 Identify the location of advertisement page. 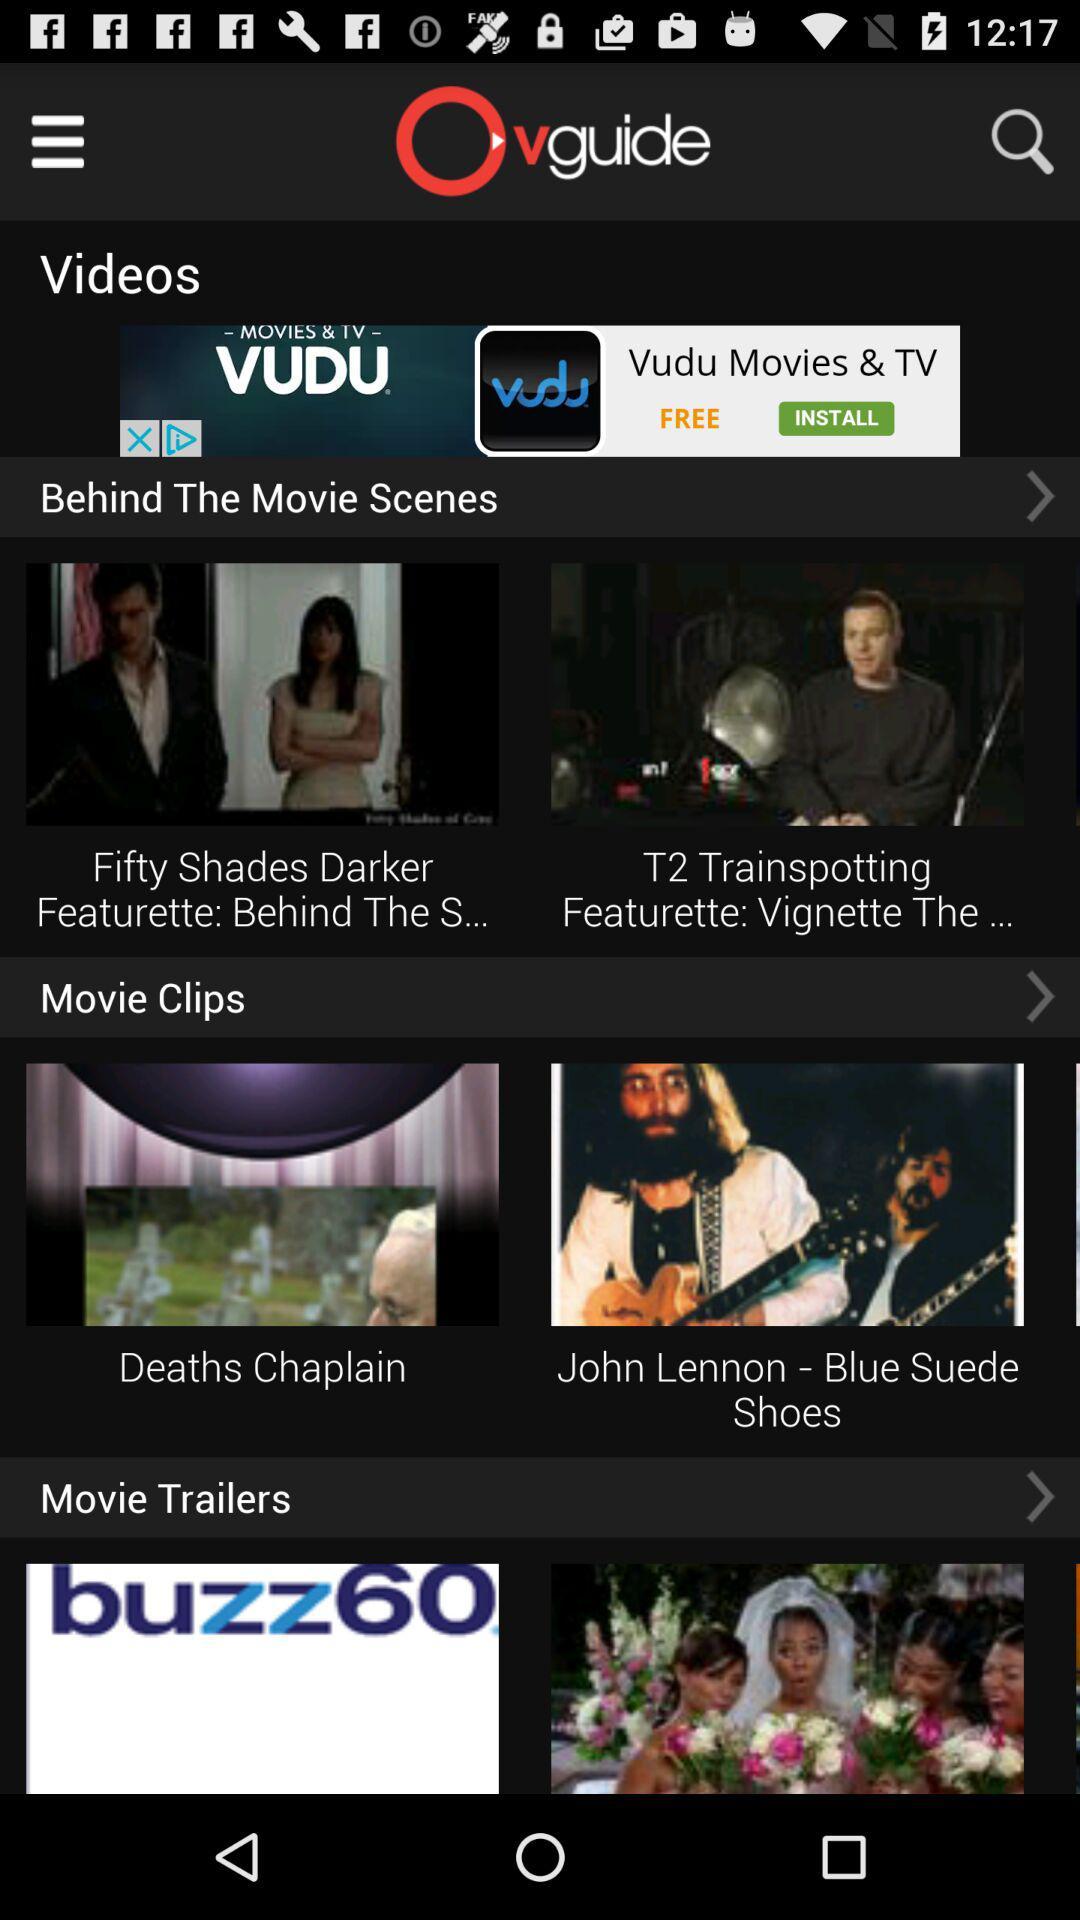
(540, 391).